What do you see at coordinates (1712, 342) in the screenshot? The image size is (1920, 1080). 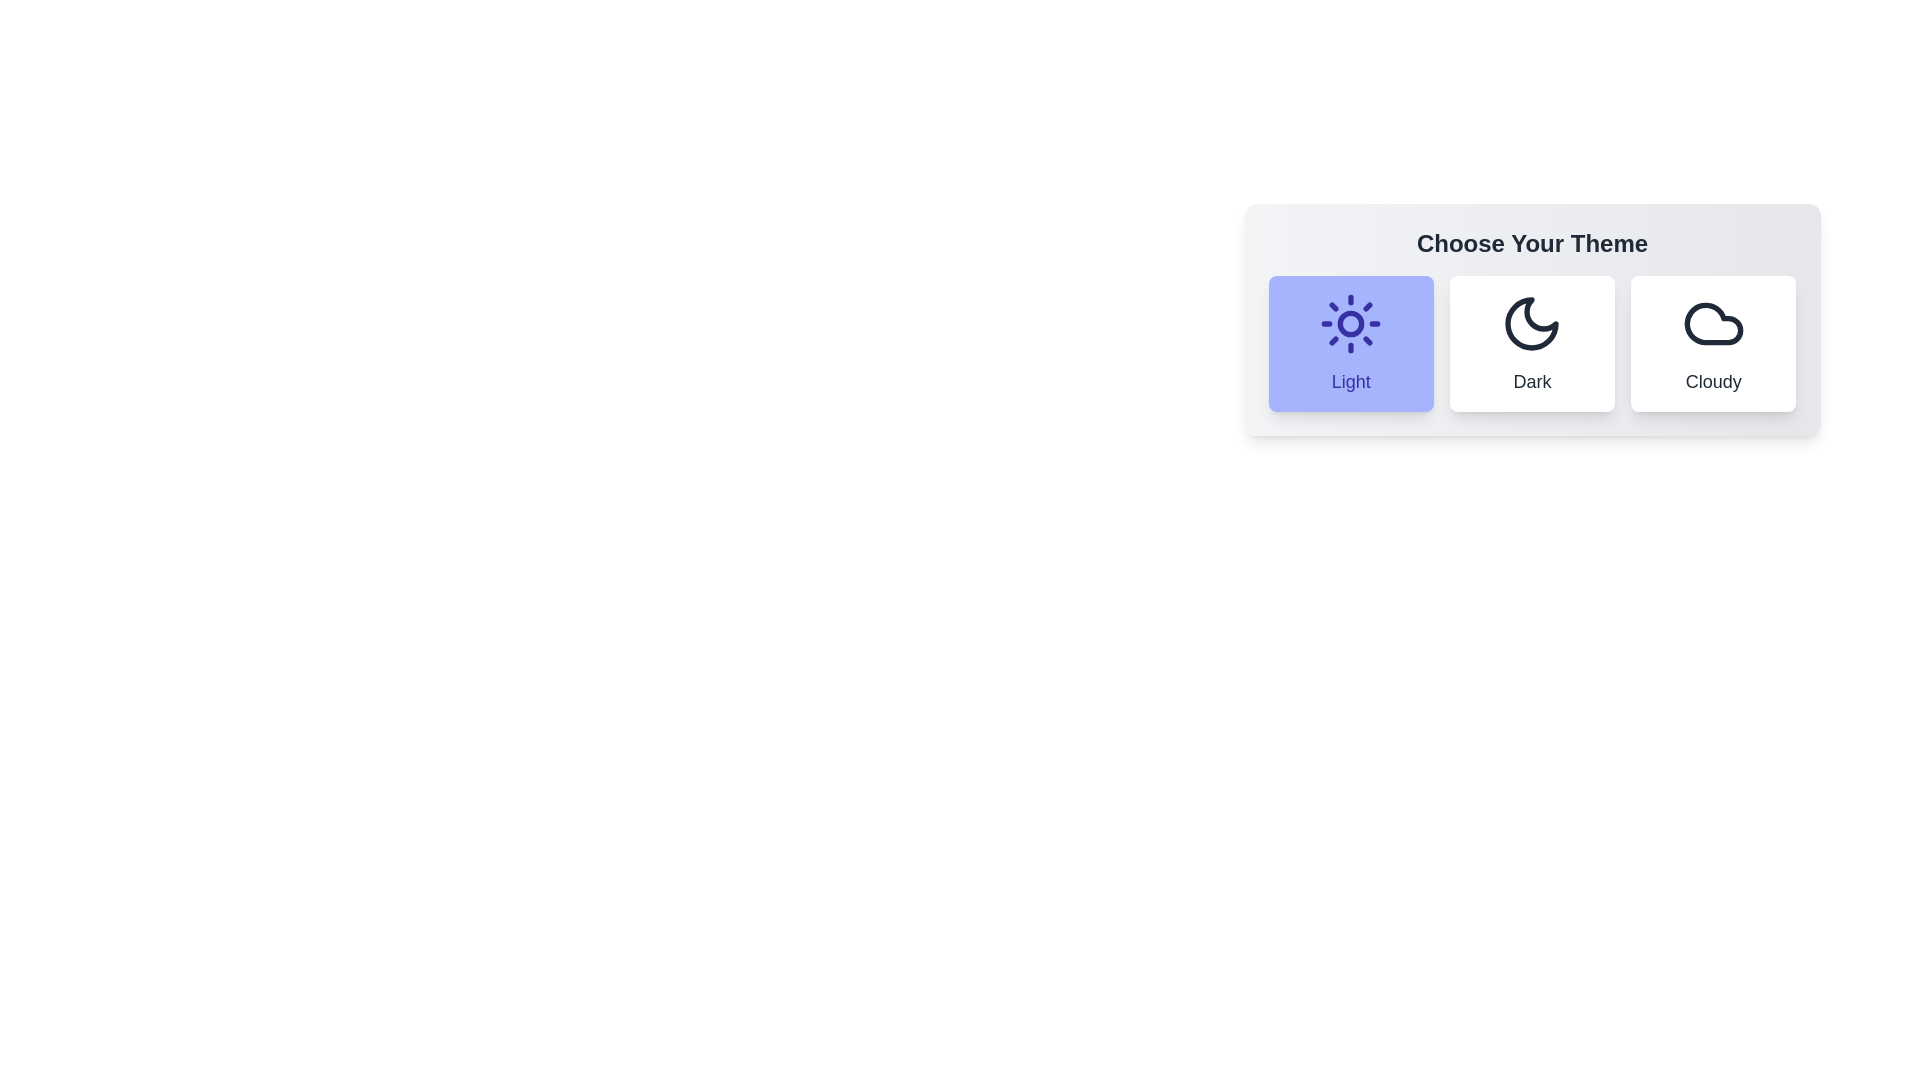 I see `the rectangular selection button labeled 'Cloudy' with a cloud-shaped icon above it, which is the third button under the 'Choose Your Theme' heading` at bounding box center [1712, 342].